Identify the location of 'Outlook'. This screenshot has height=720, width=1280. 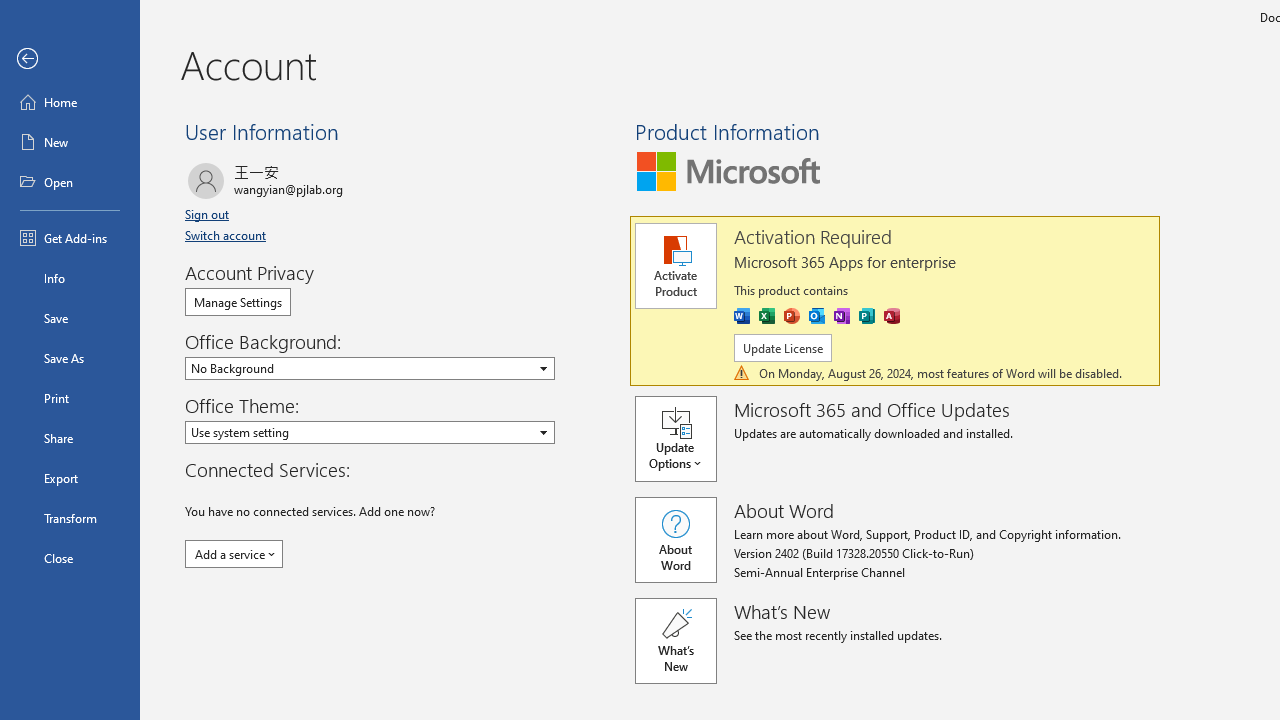
(817, 315).